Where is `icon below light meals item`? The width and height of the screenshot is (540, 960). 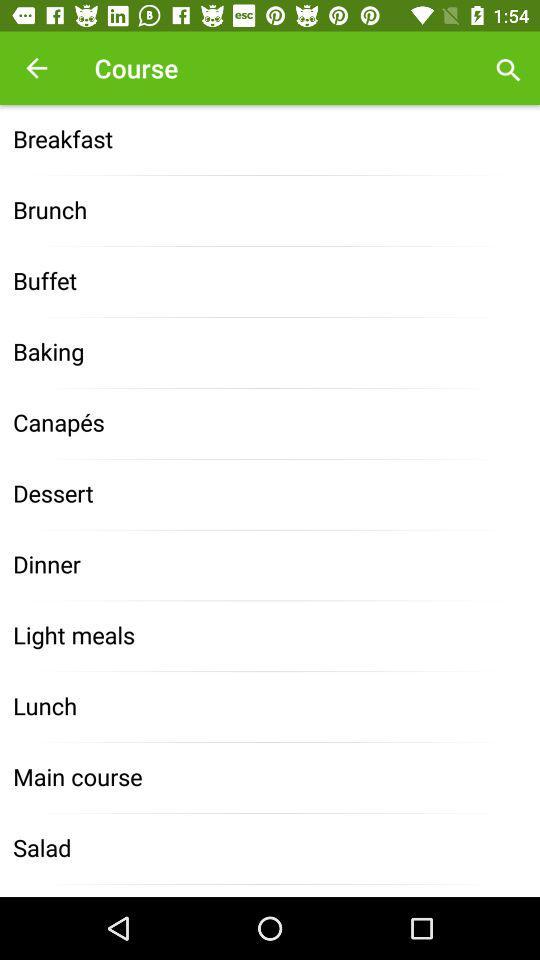 icon below light meals item is located at coordinates (270, 707).